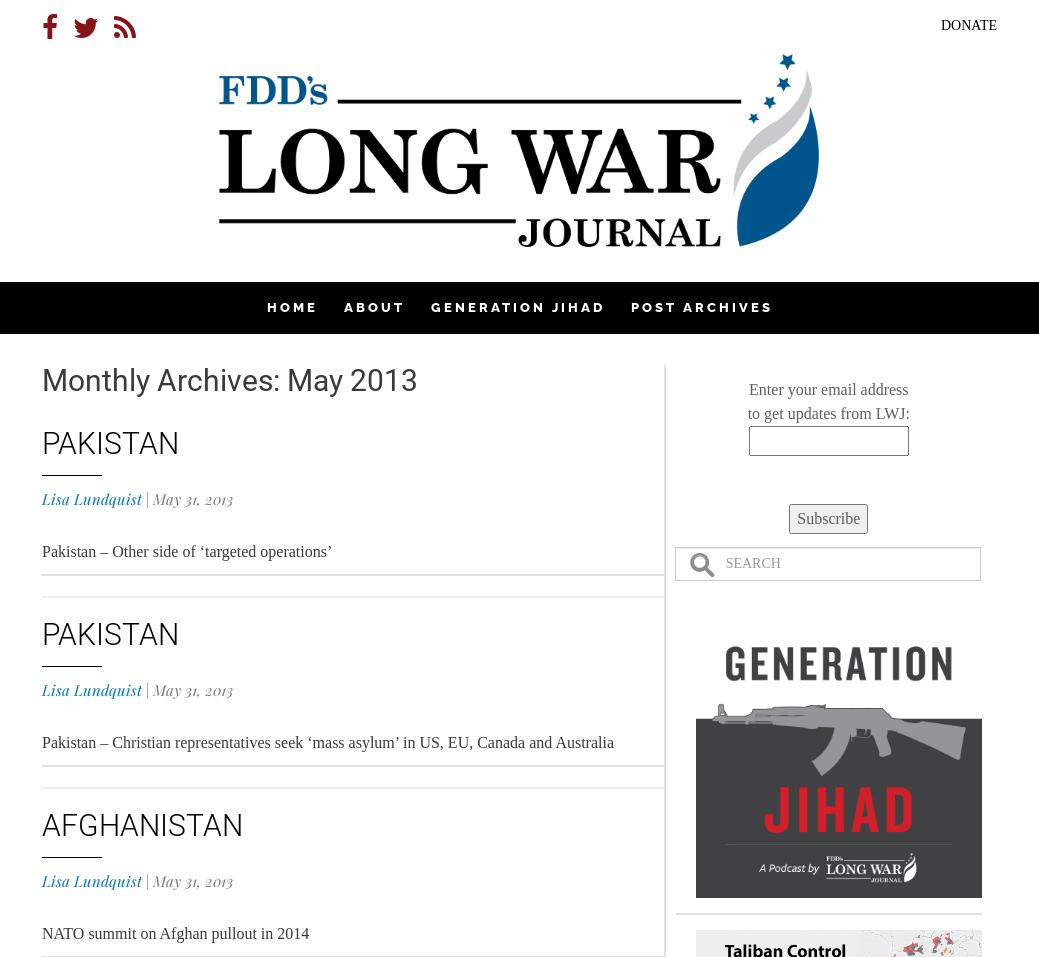 The width and height of the screenshot is (1039, 957). Describe the element at coordinates (230, 380) in the screenshot. I see `'Monthly Archives: May 2013'` at that location.